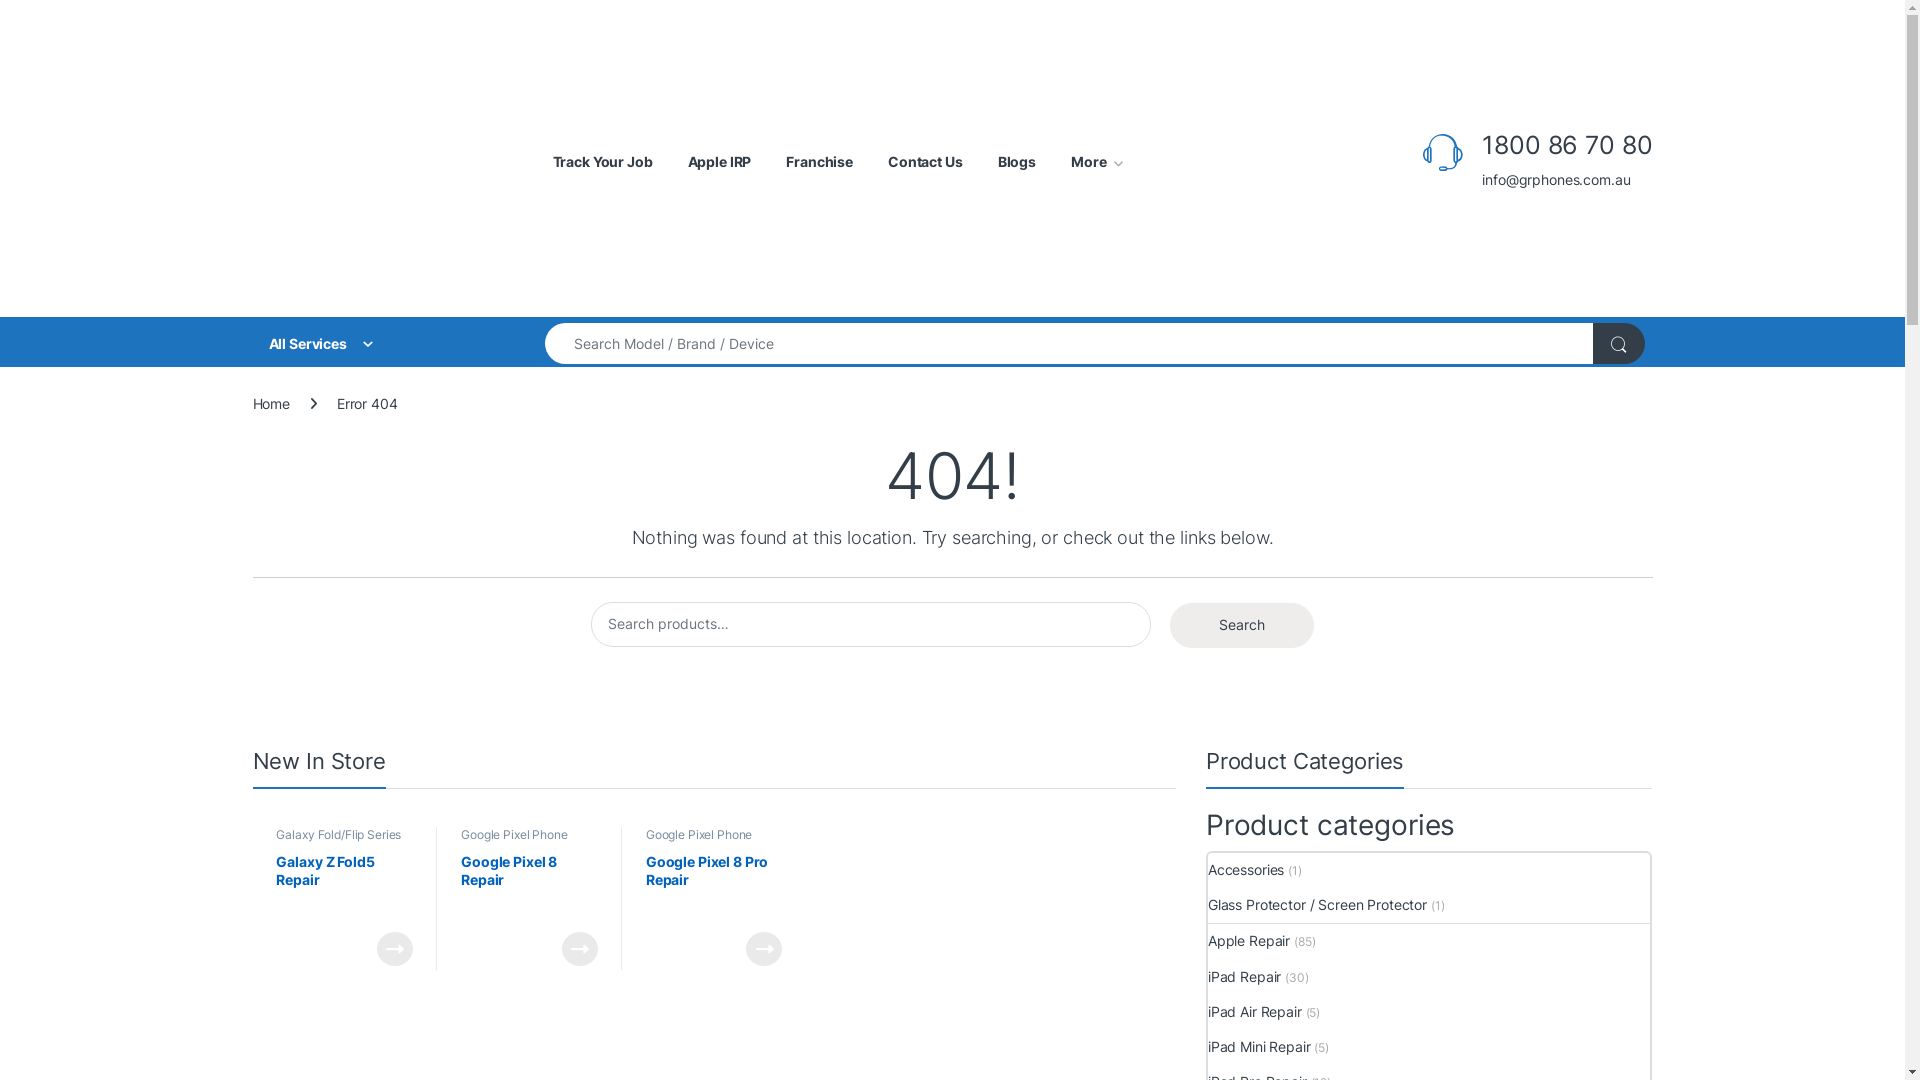  What do you see at coordinates (1317, 905) in the screenshot?
I see `'Glass Protector / Screen Protector'` at bounding box center [1317, 905].